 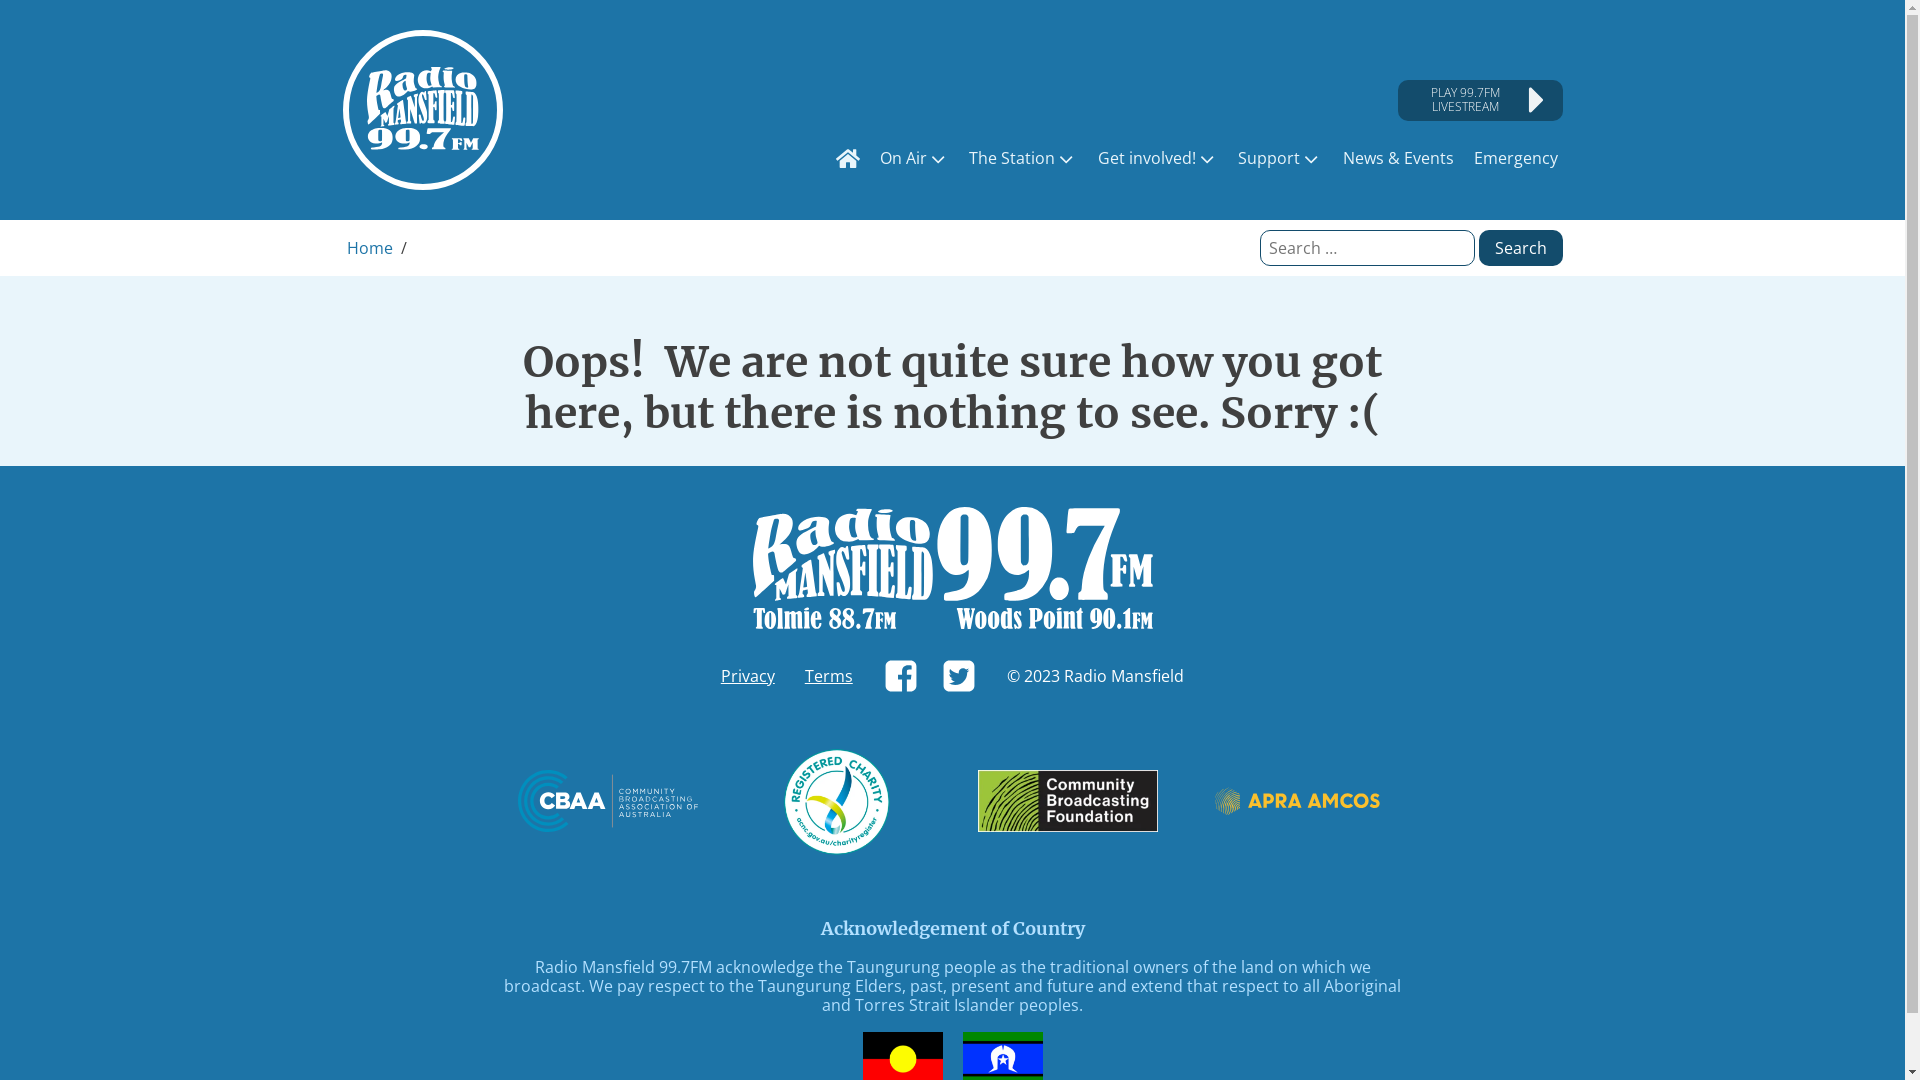 What do you see at coordinates (1157, 157) in the screenshot?
I see `'Get involved!'` at bounding box center [1157, 157].